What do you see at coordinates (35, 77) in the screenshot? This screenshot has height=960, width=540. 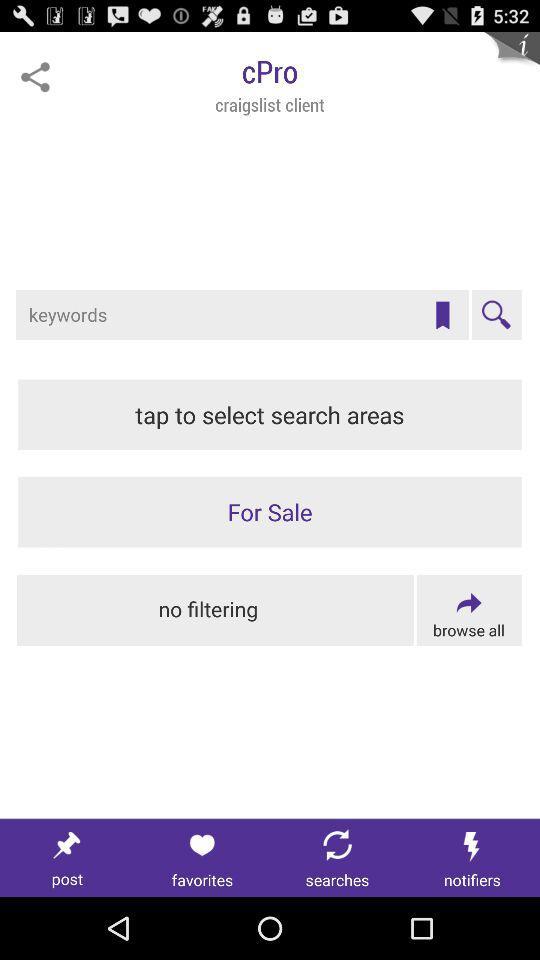 I see `share cilent` at bounding box center [35, 77].